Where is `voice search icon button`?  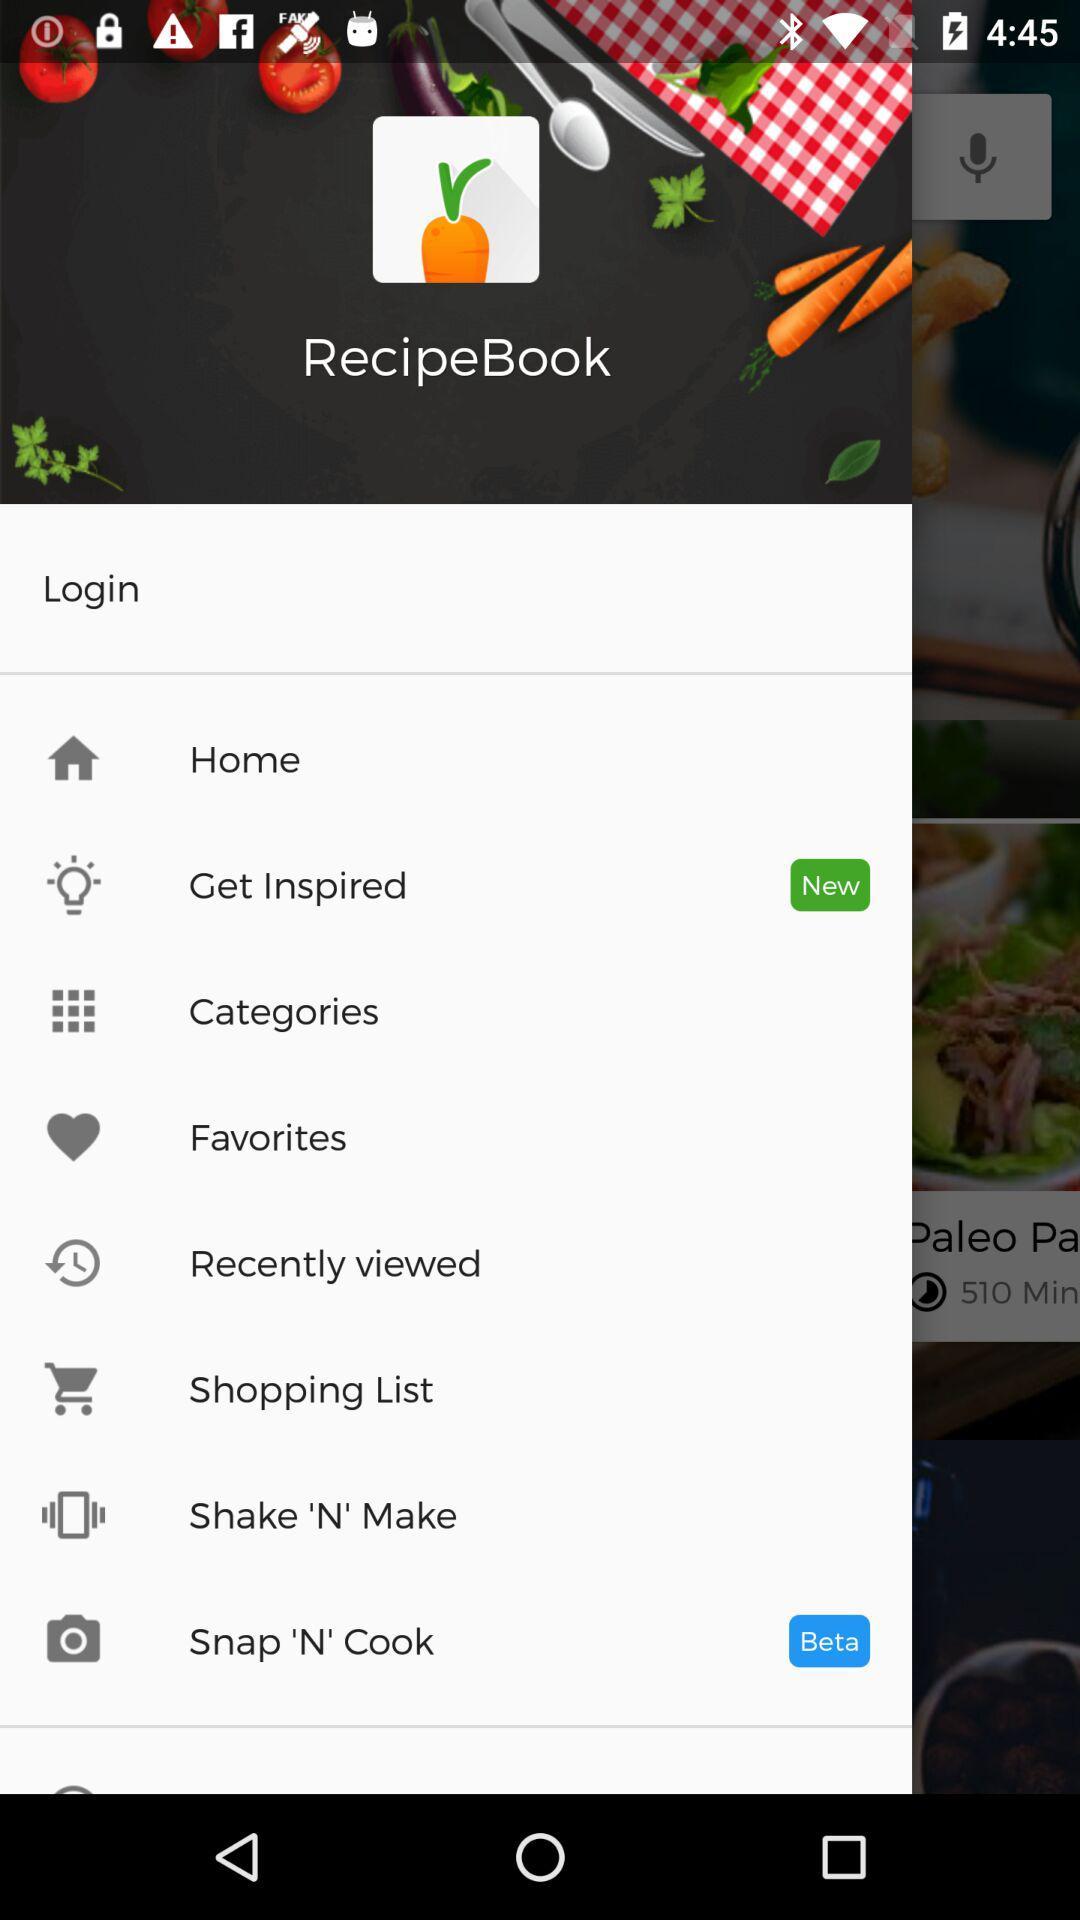
voice search icon button is located at coordinates (977, 156).